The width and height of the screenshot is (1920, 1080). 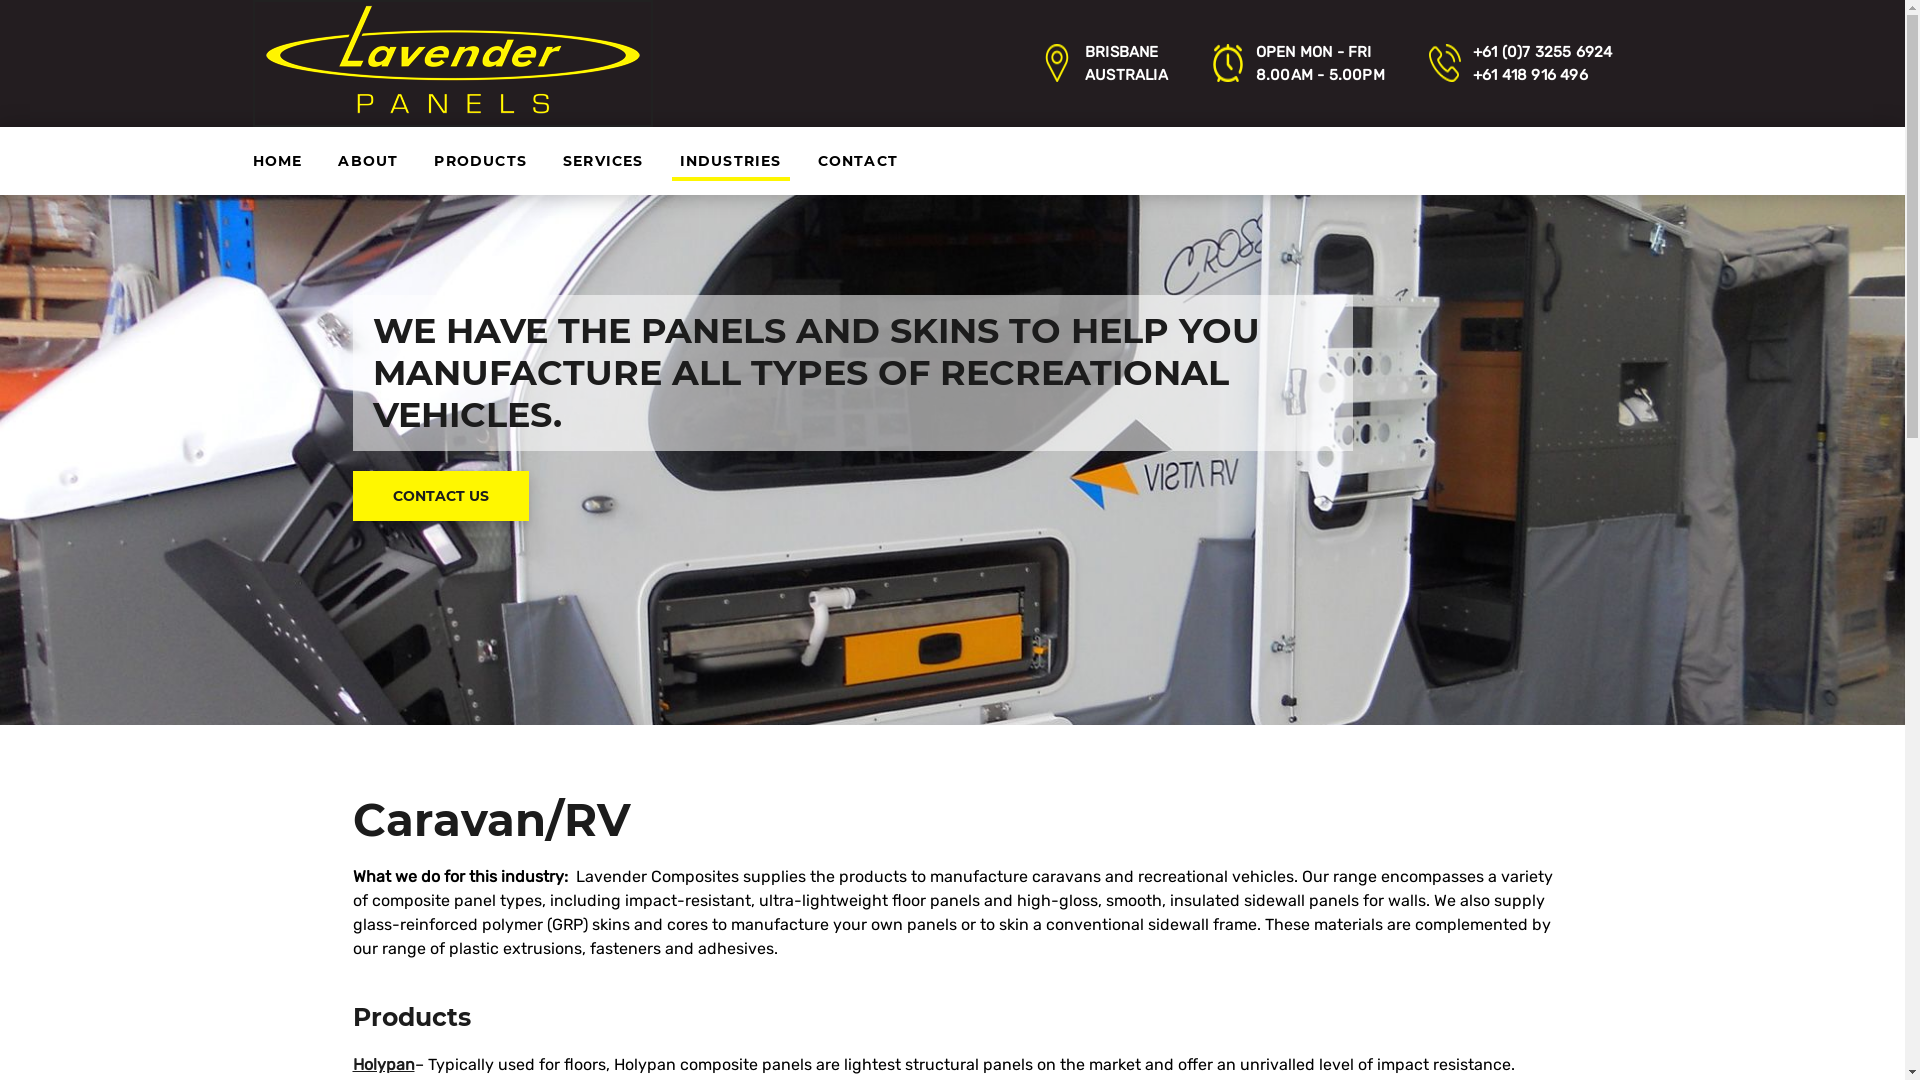 I want to click on 'INDUSTRIES', so click(x=729, y=160).